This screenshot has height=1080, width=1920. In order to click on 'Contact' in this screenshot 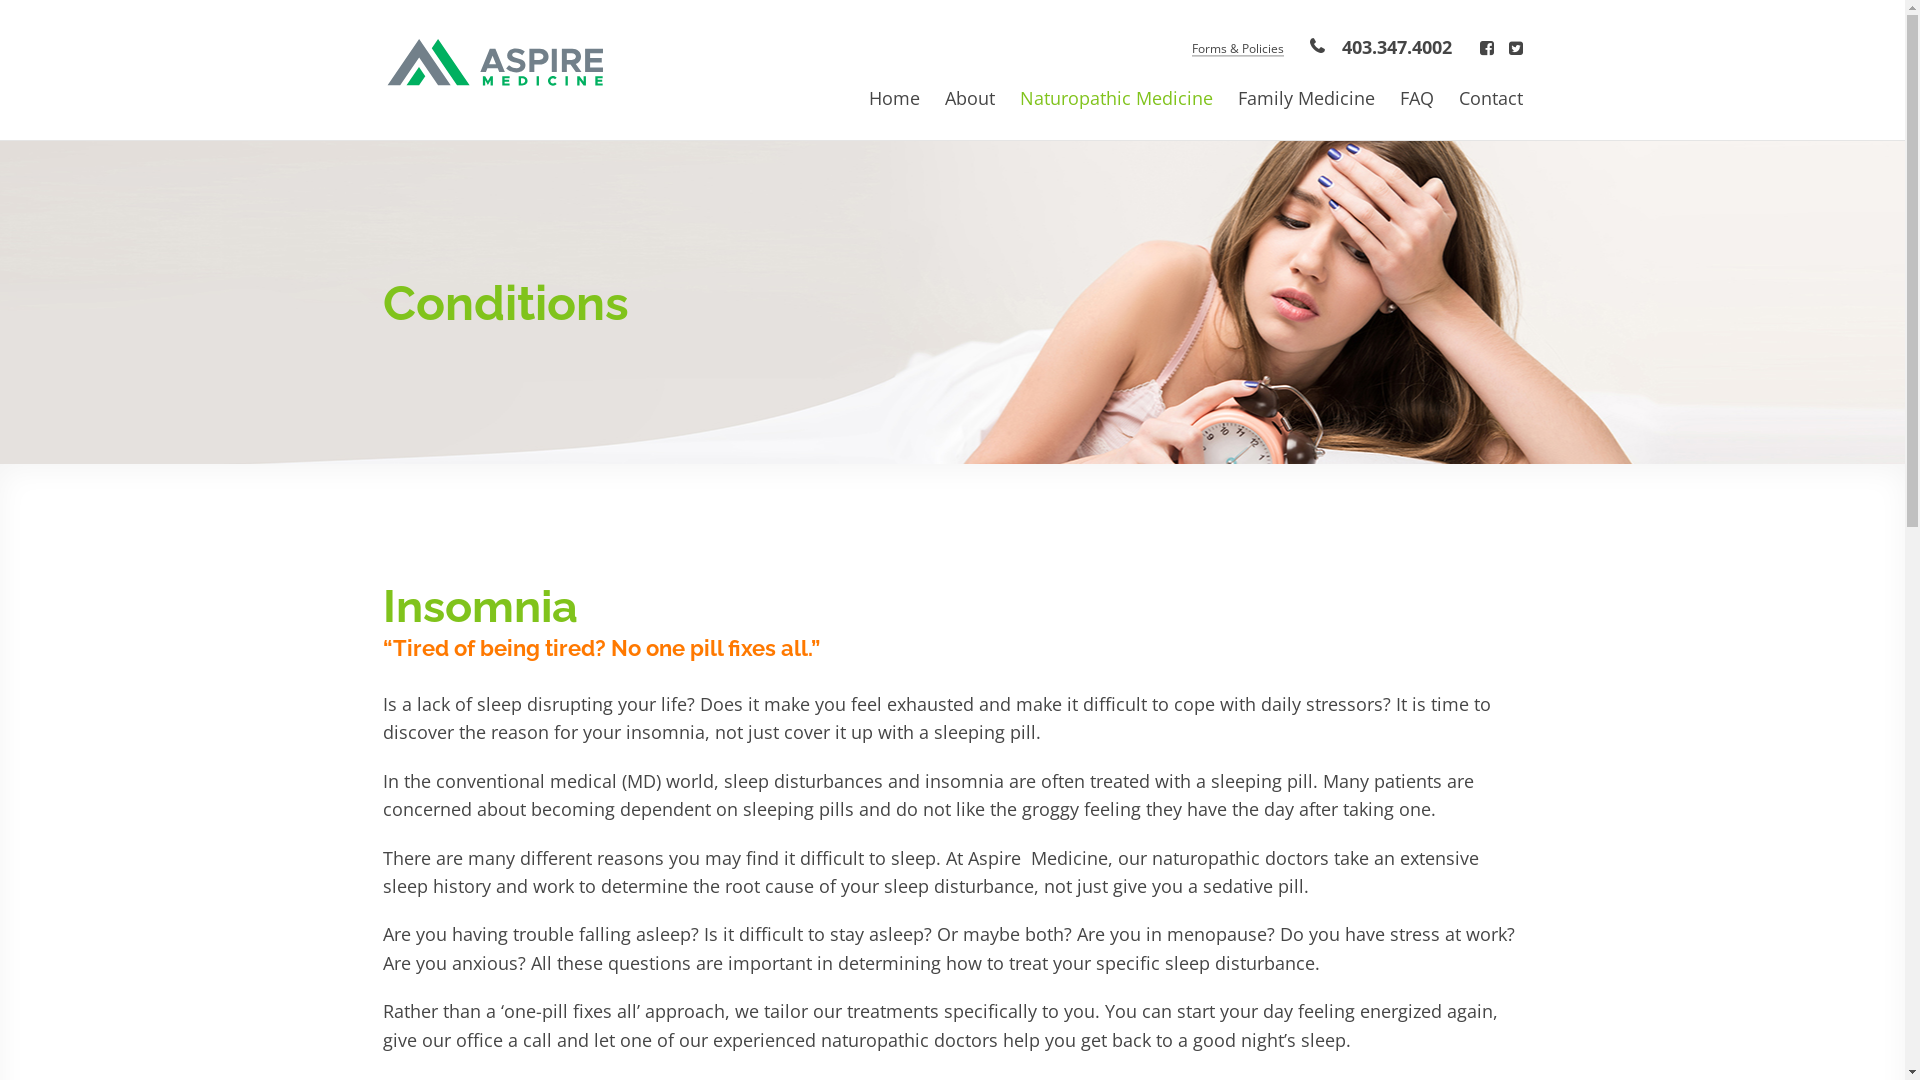, I will do `click(1489, 97)`.